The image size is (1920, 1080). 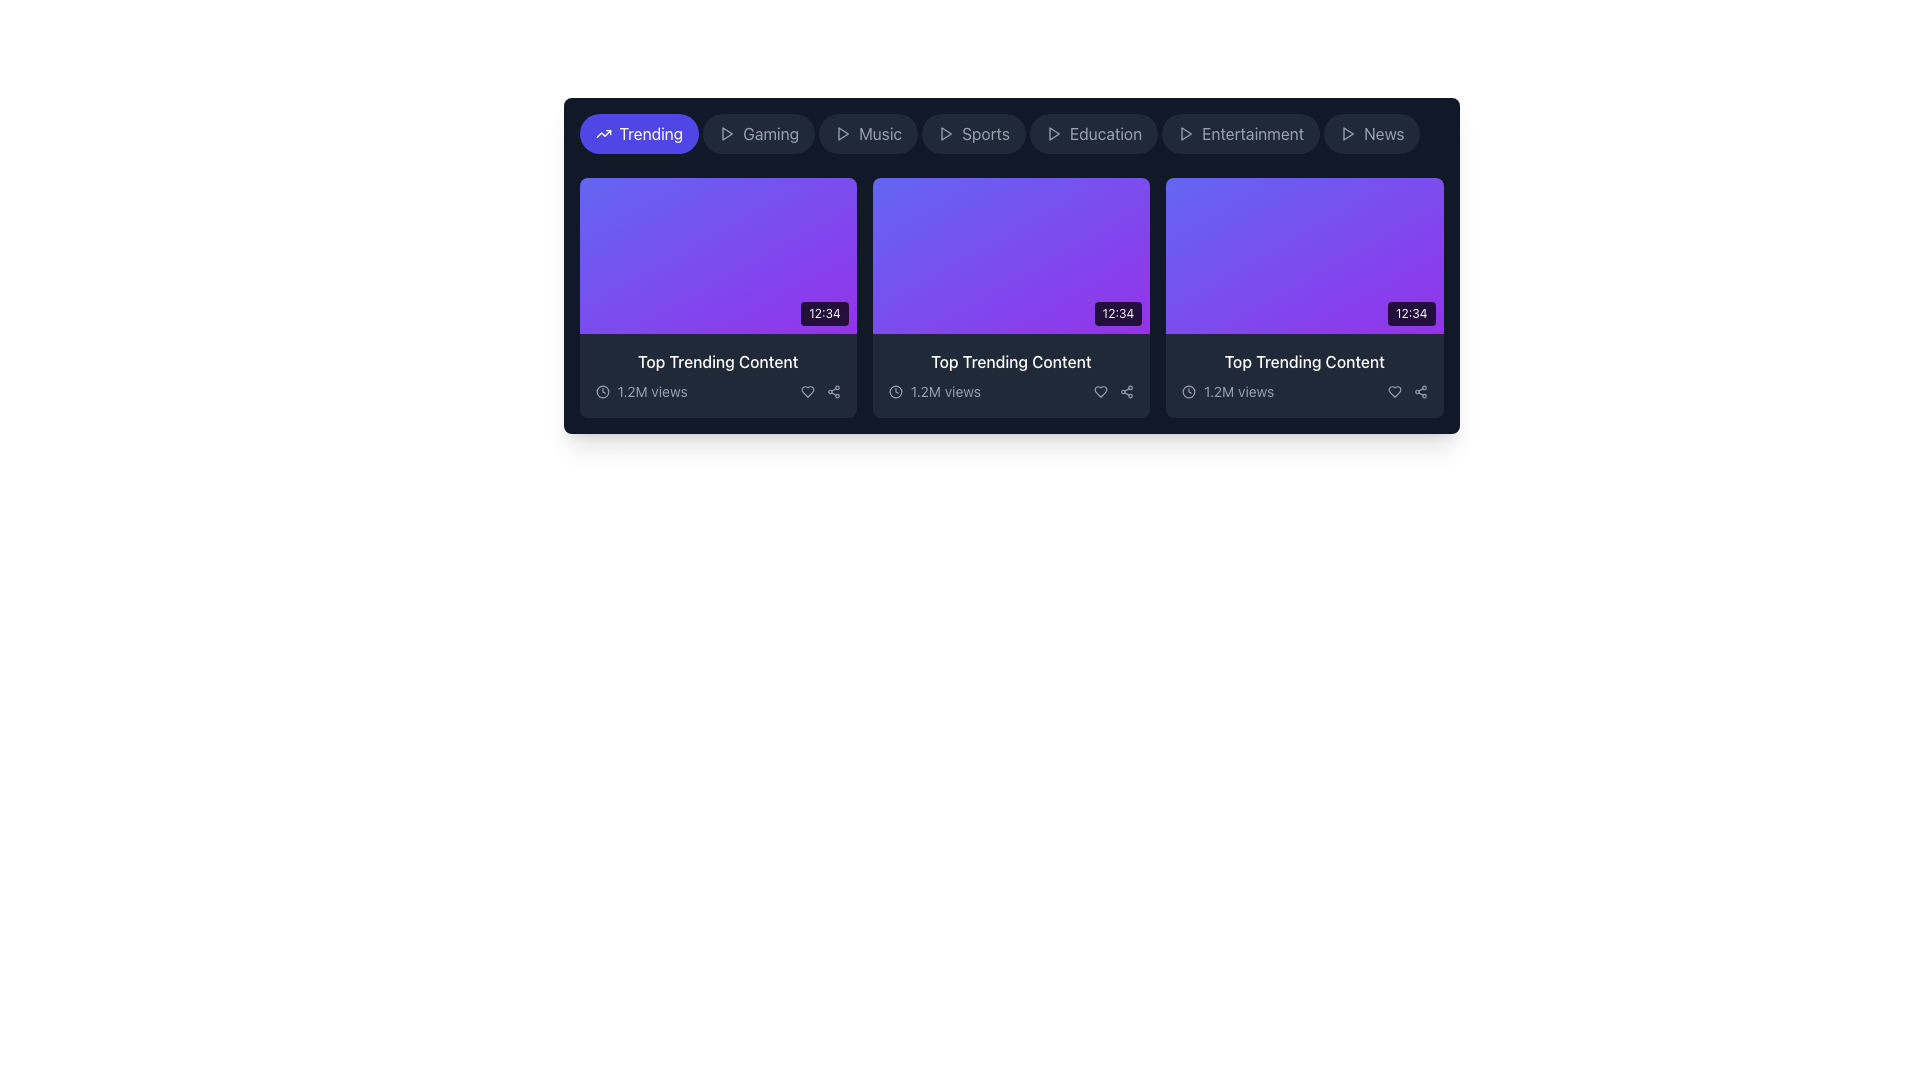 I want to click on the 'Gaming' button, which has a dark gray background, light gray text, and a play icon, indicating it is a selectable category option, so click(x=758, y=134).